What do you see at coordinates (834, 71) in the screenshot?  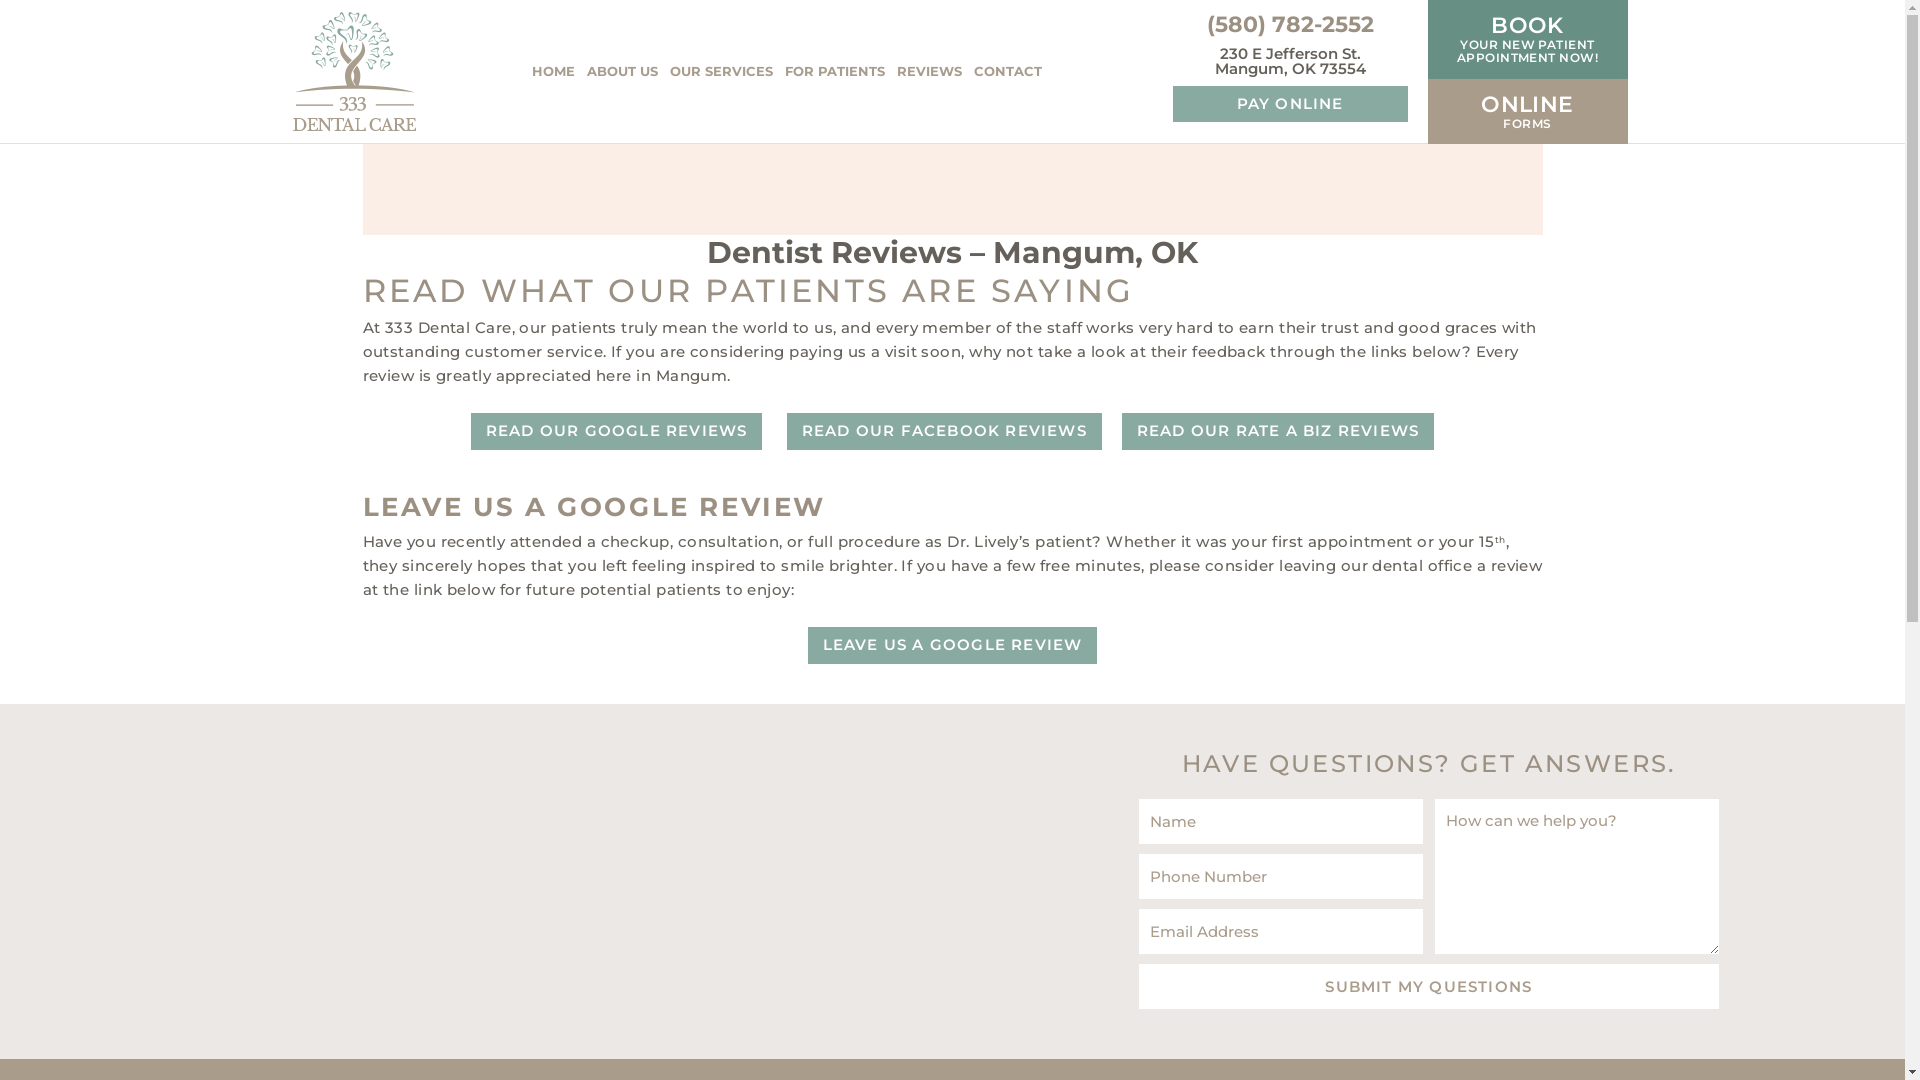 I see `'FOR PATIENTS'` at bounding box center [834, 71].